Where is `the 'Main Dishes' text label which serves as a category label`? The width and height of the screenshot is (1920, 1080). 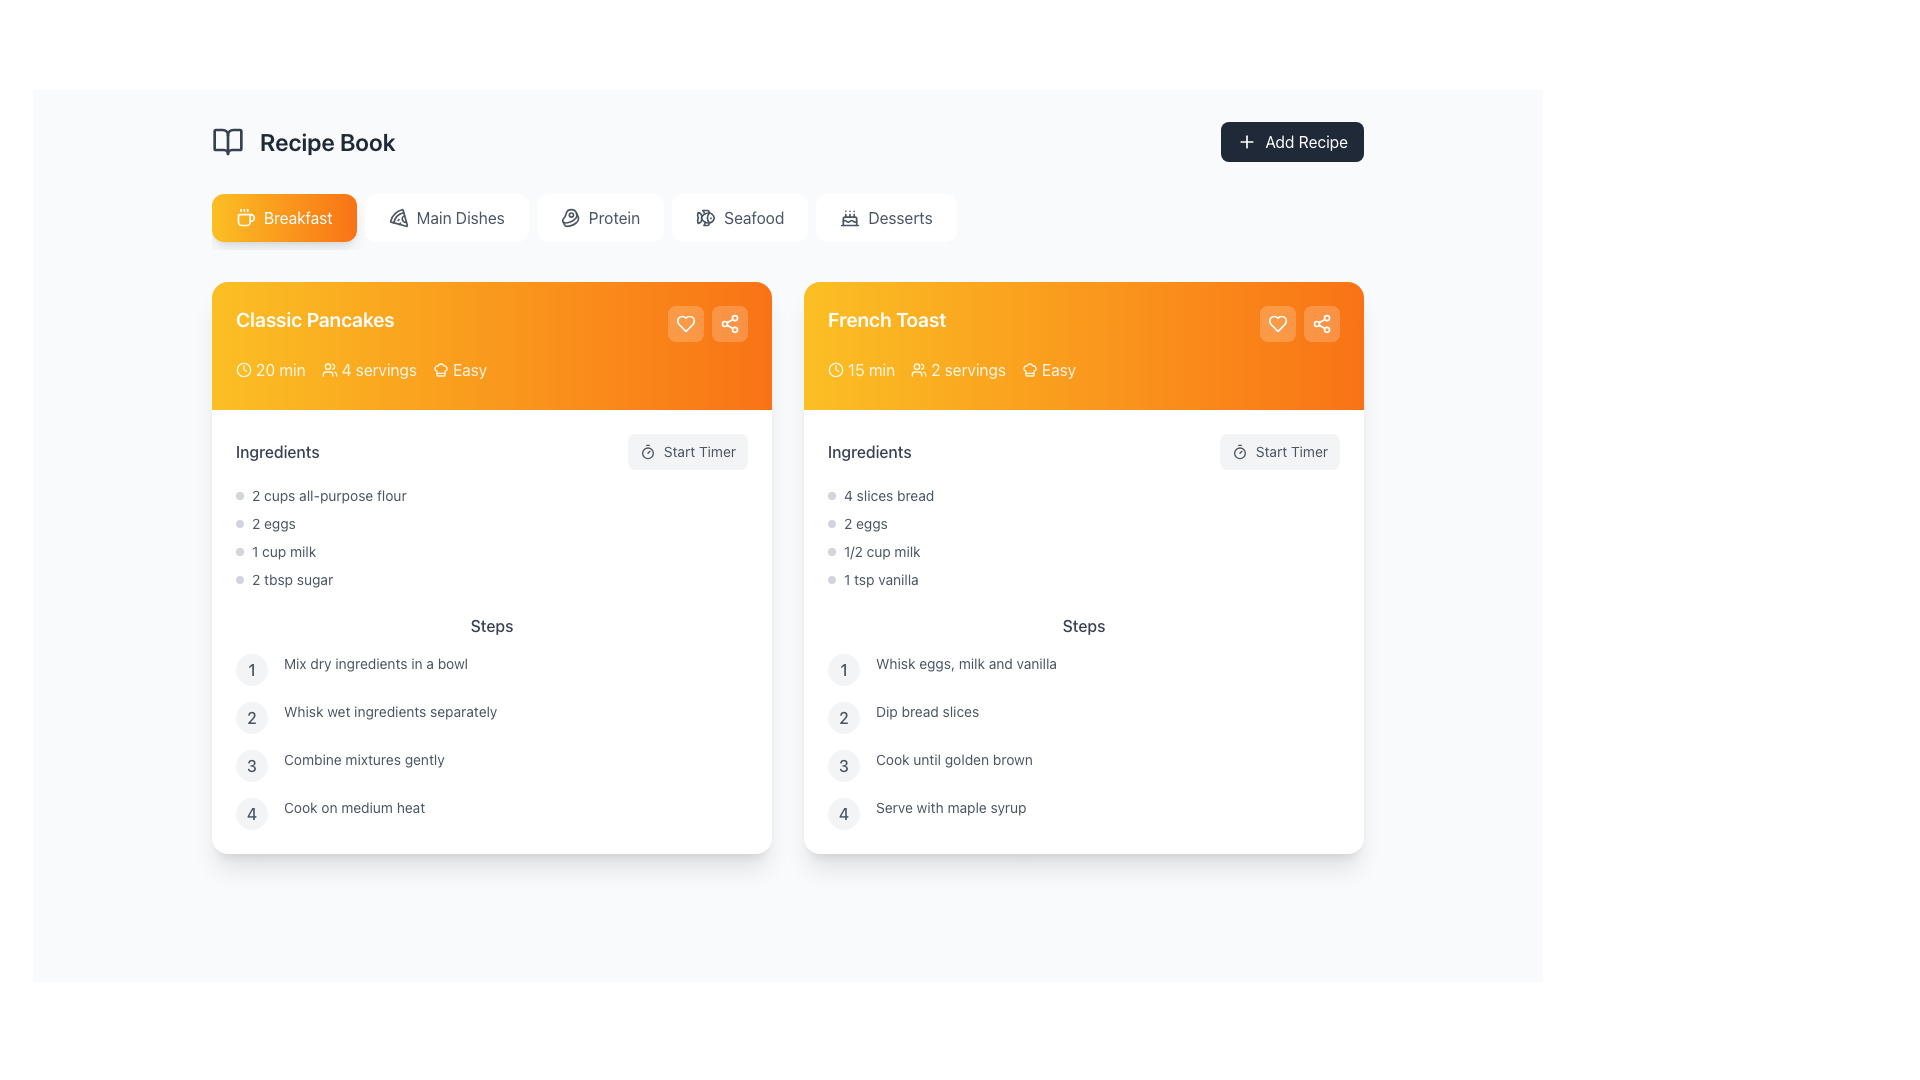
the 'Main Dishes' text label which serves as a category label is located at coordinates (459, 218).